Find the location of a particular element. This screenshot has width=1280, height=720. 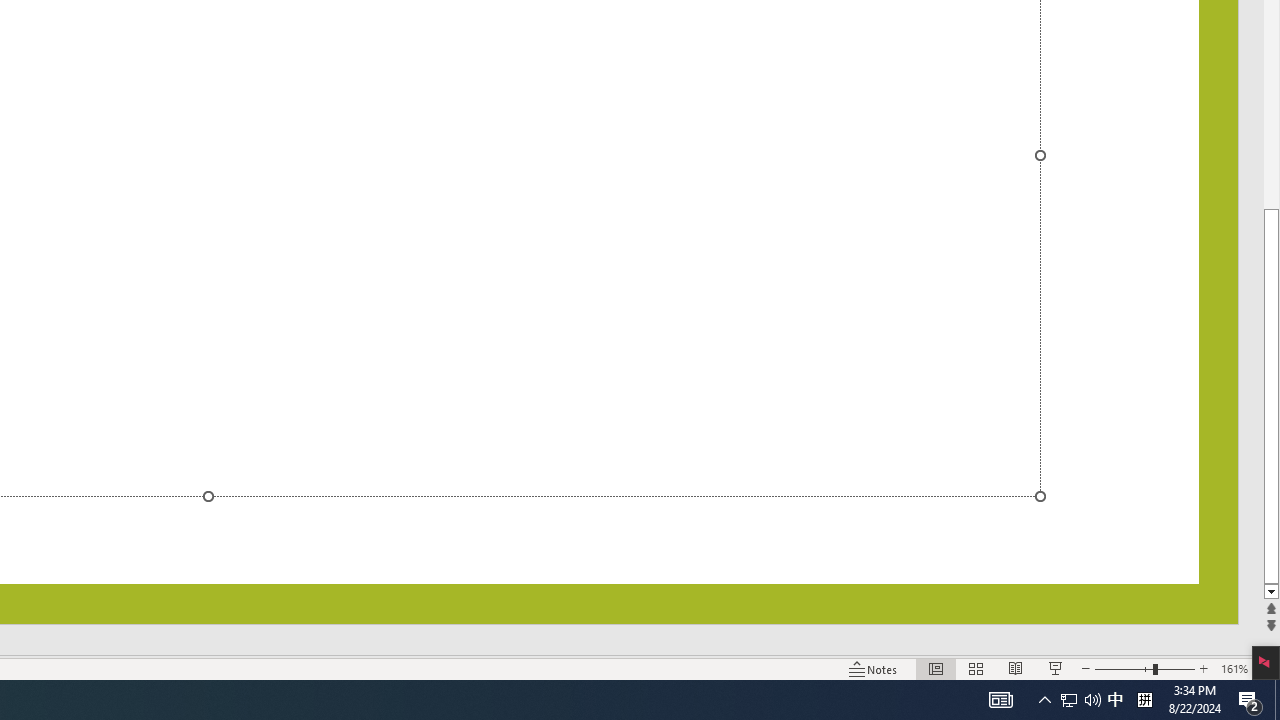

'Zoom 161%' is located at coordinates (1233, 669).